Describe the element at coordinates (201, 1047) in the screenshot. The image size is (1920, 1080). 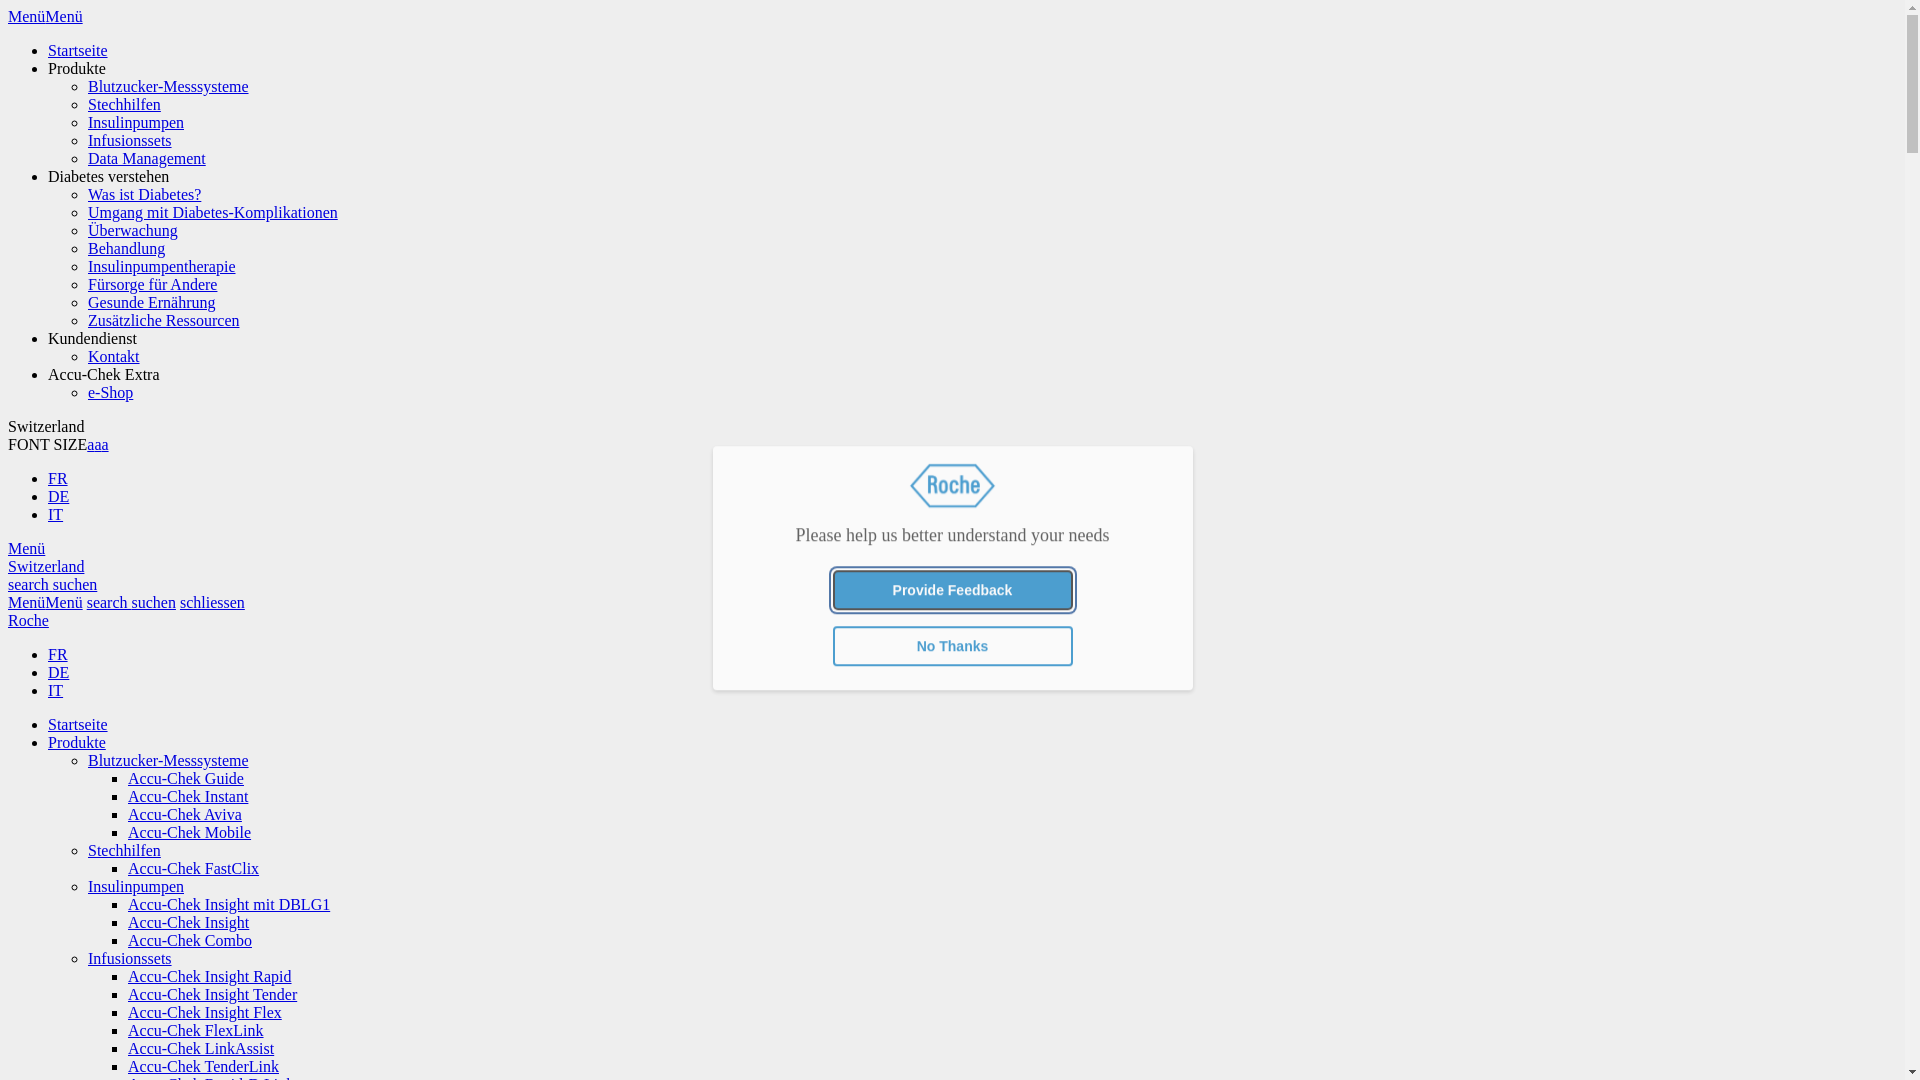
I see `'Accu-Chek LinkAssist'` at that location.